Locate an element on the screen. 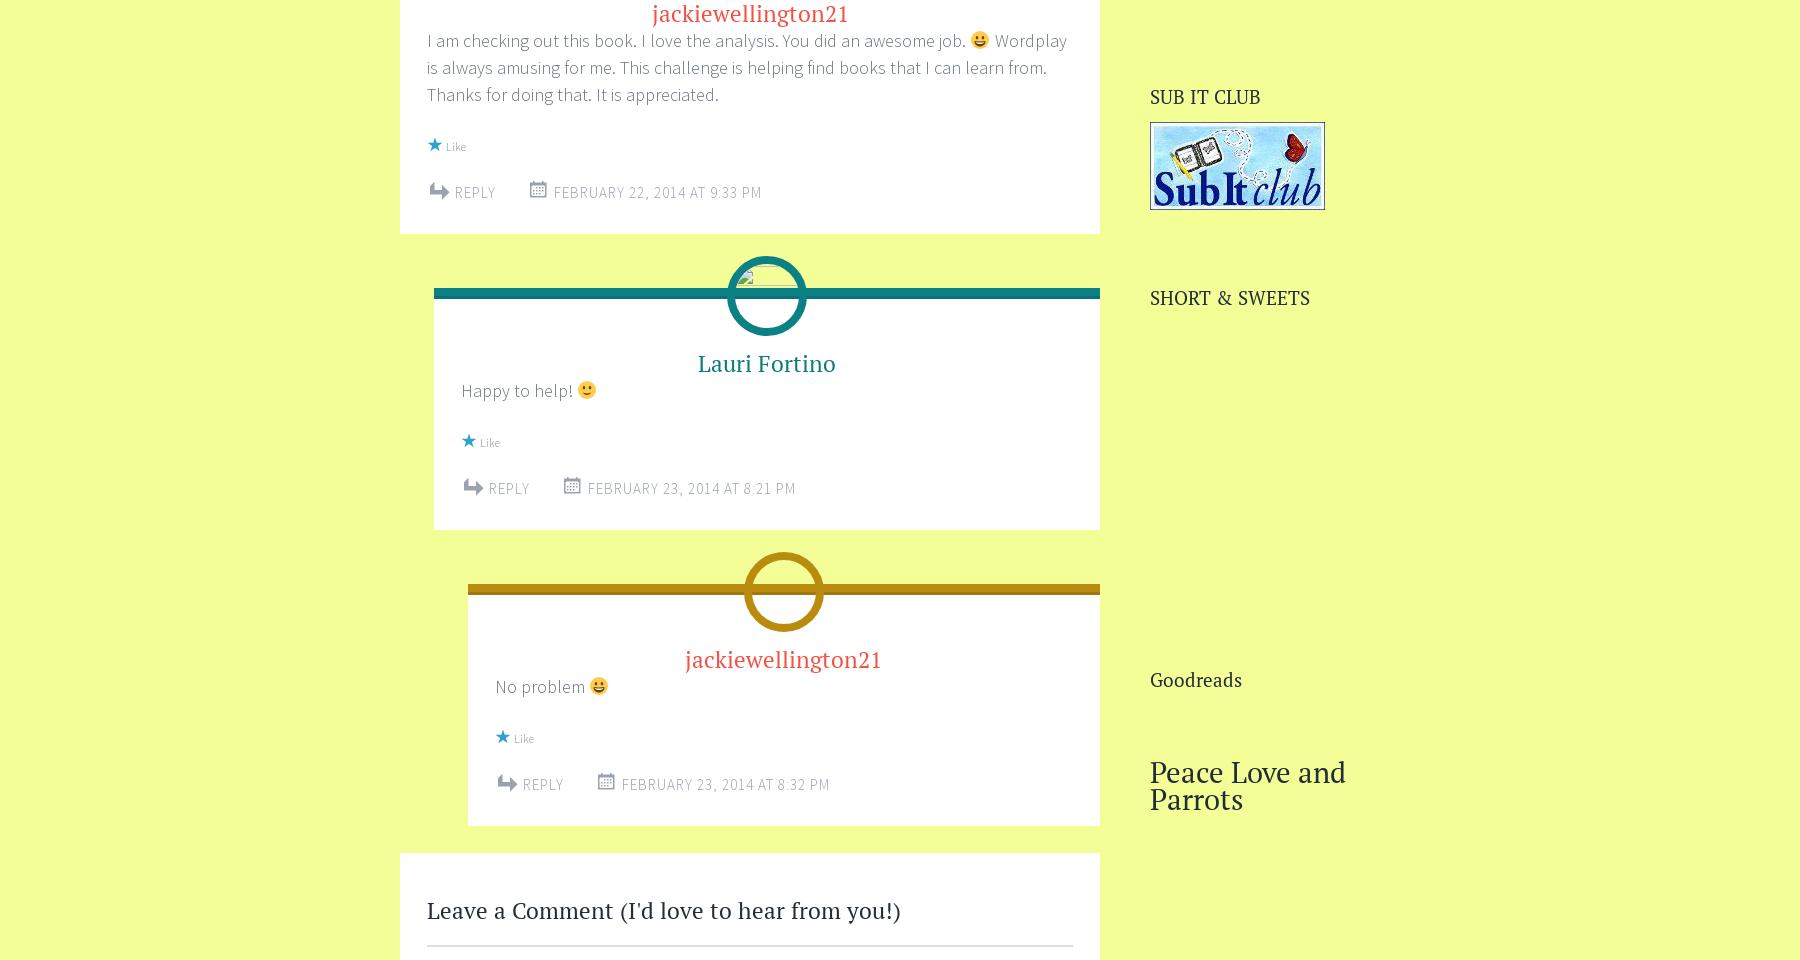 Image resolution: width=1800 pixels, height=960 pixels. 'I am checking out this book. I love the analysis. You did an awesome job.' is located at coordinates (697, 39).